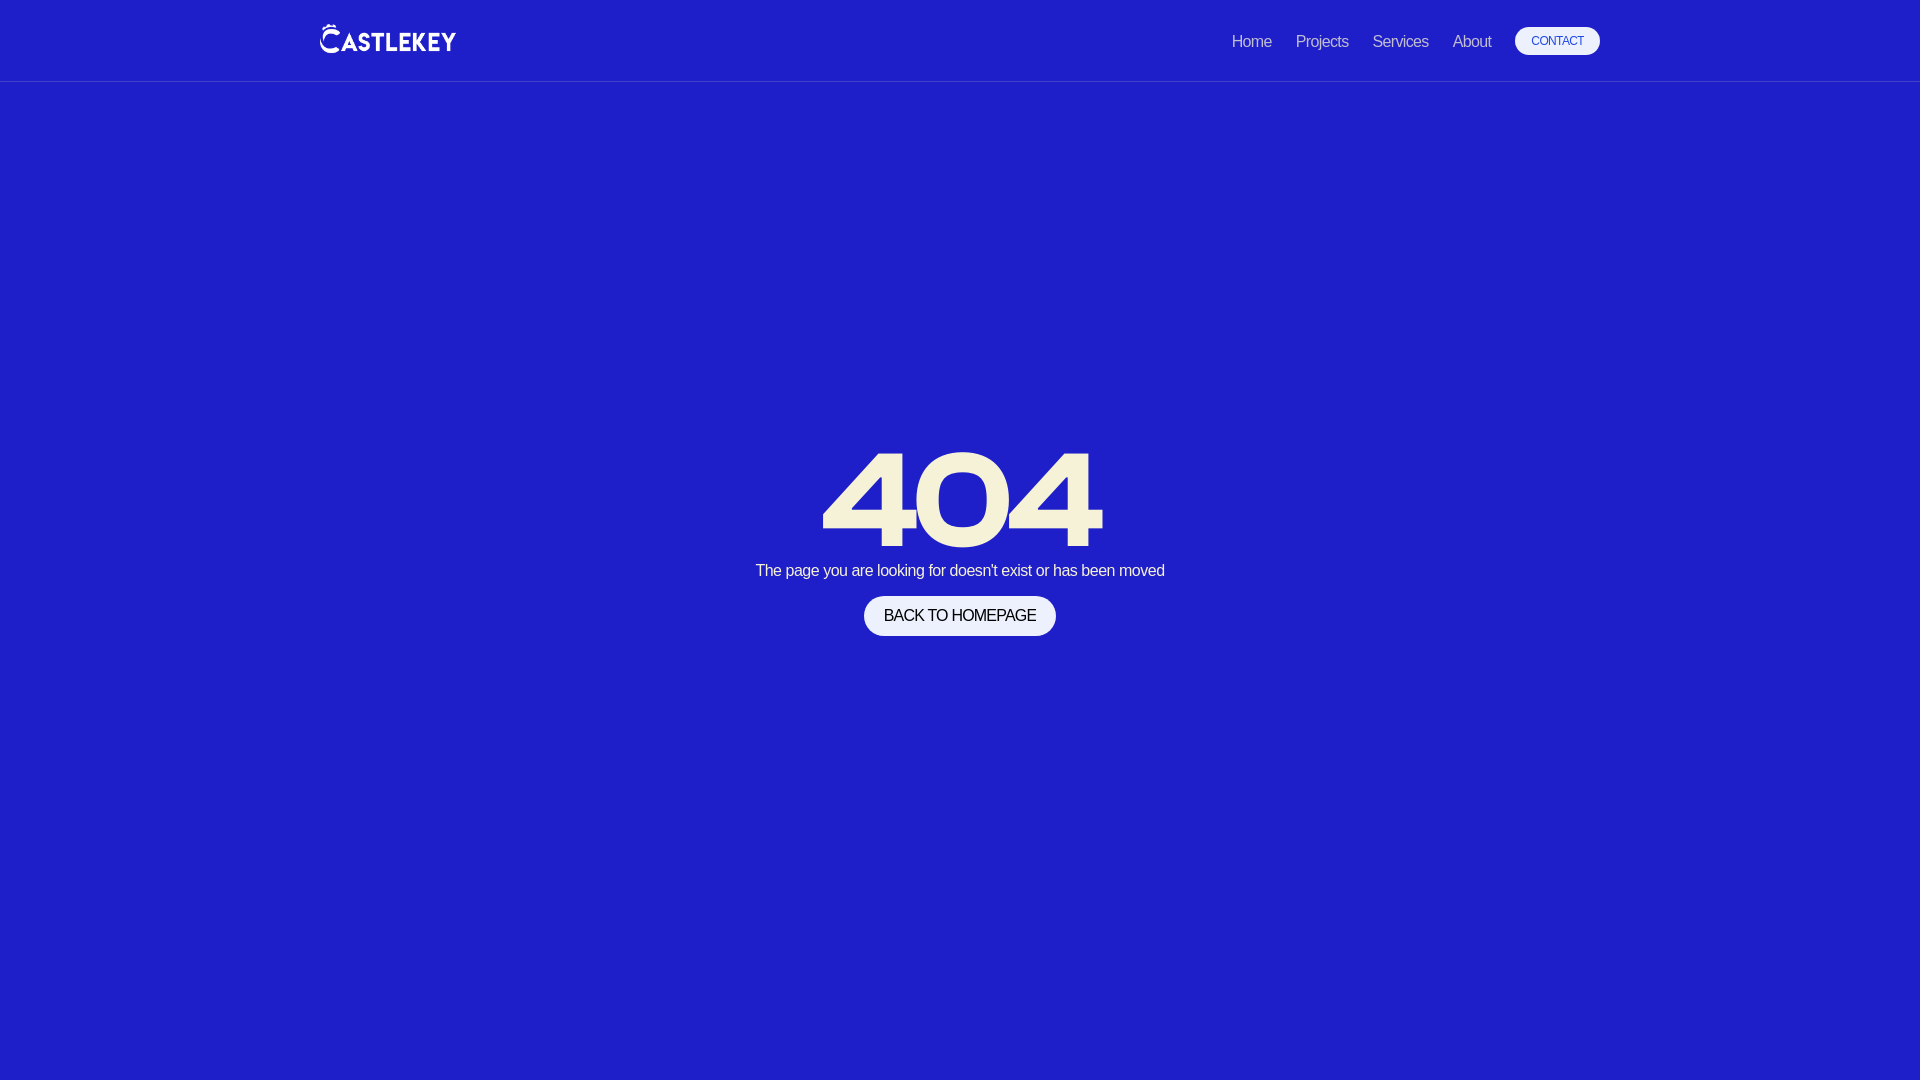 The width and height of the screenshot is (1920, 1080). I want to click on 'CONTACT', so click(1515, 41).